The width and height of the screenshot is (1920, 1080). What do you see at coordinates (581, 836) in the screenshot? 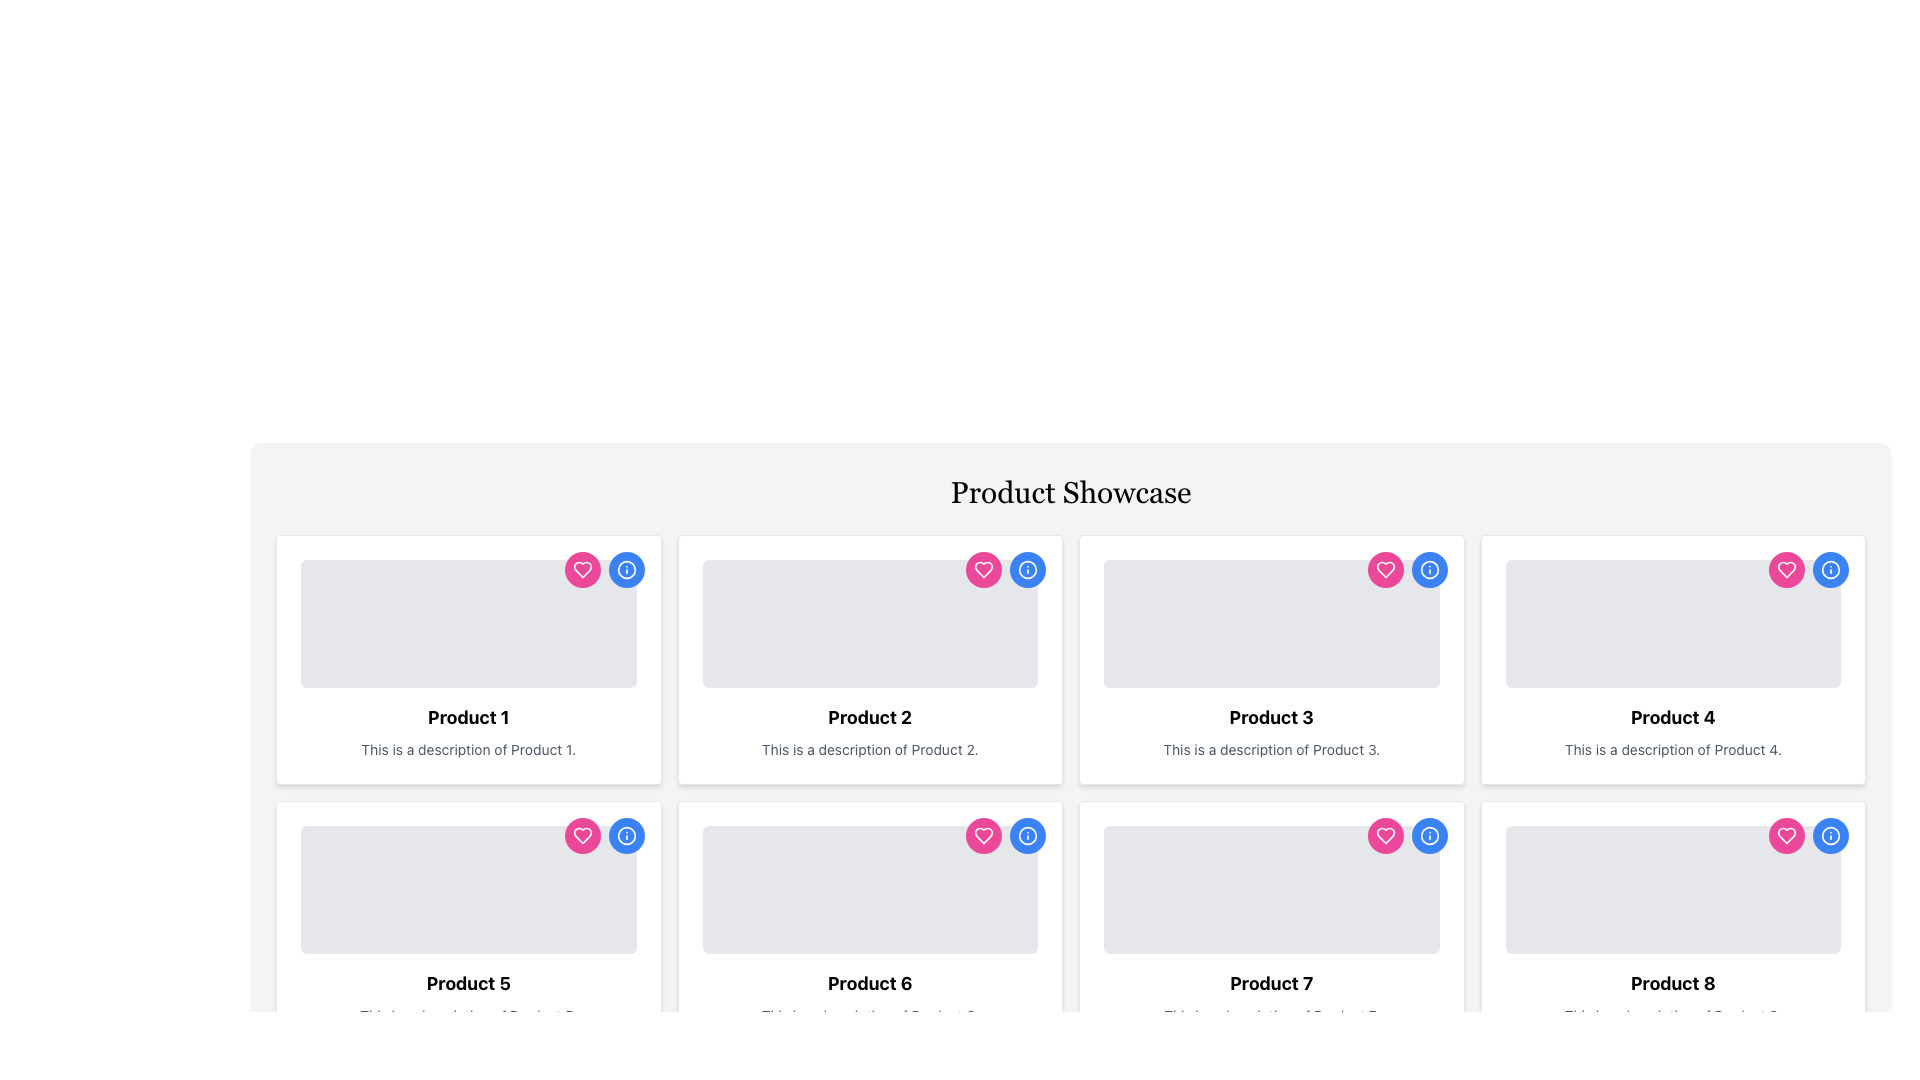
I see `the heart-shaped pink icon located in the top-right corner of the product card in the first column of the second row to mark the product` at bounding box center [581, 836].